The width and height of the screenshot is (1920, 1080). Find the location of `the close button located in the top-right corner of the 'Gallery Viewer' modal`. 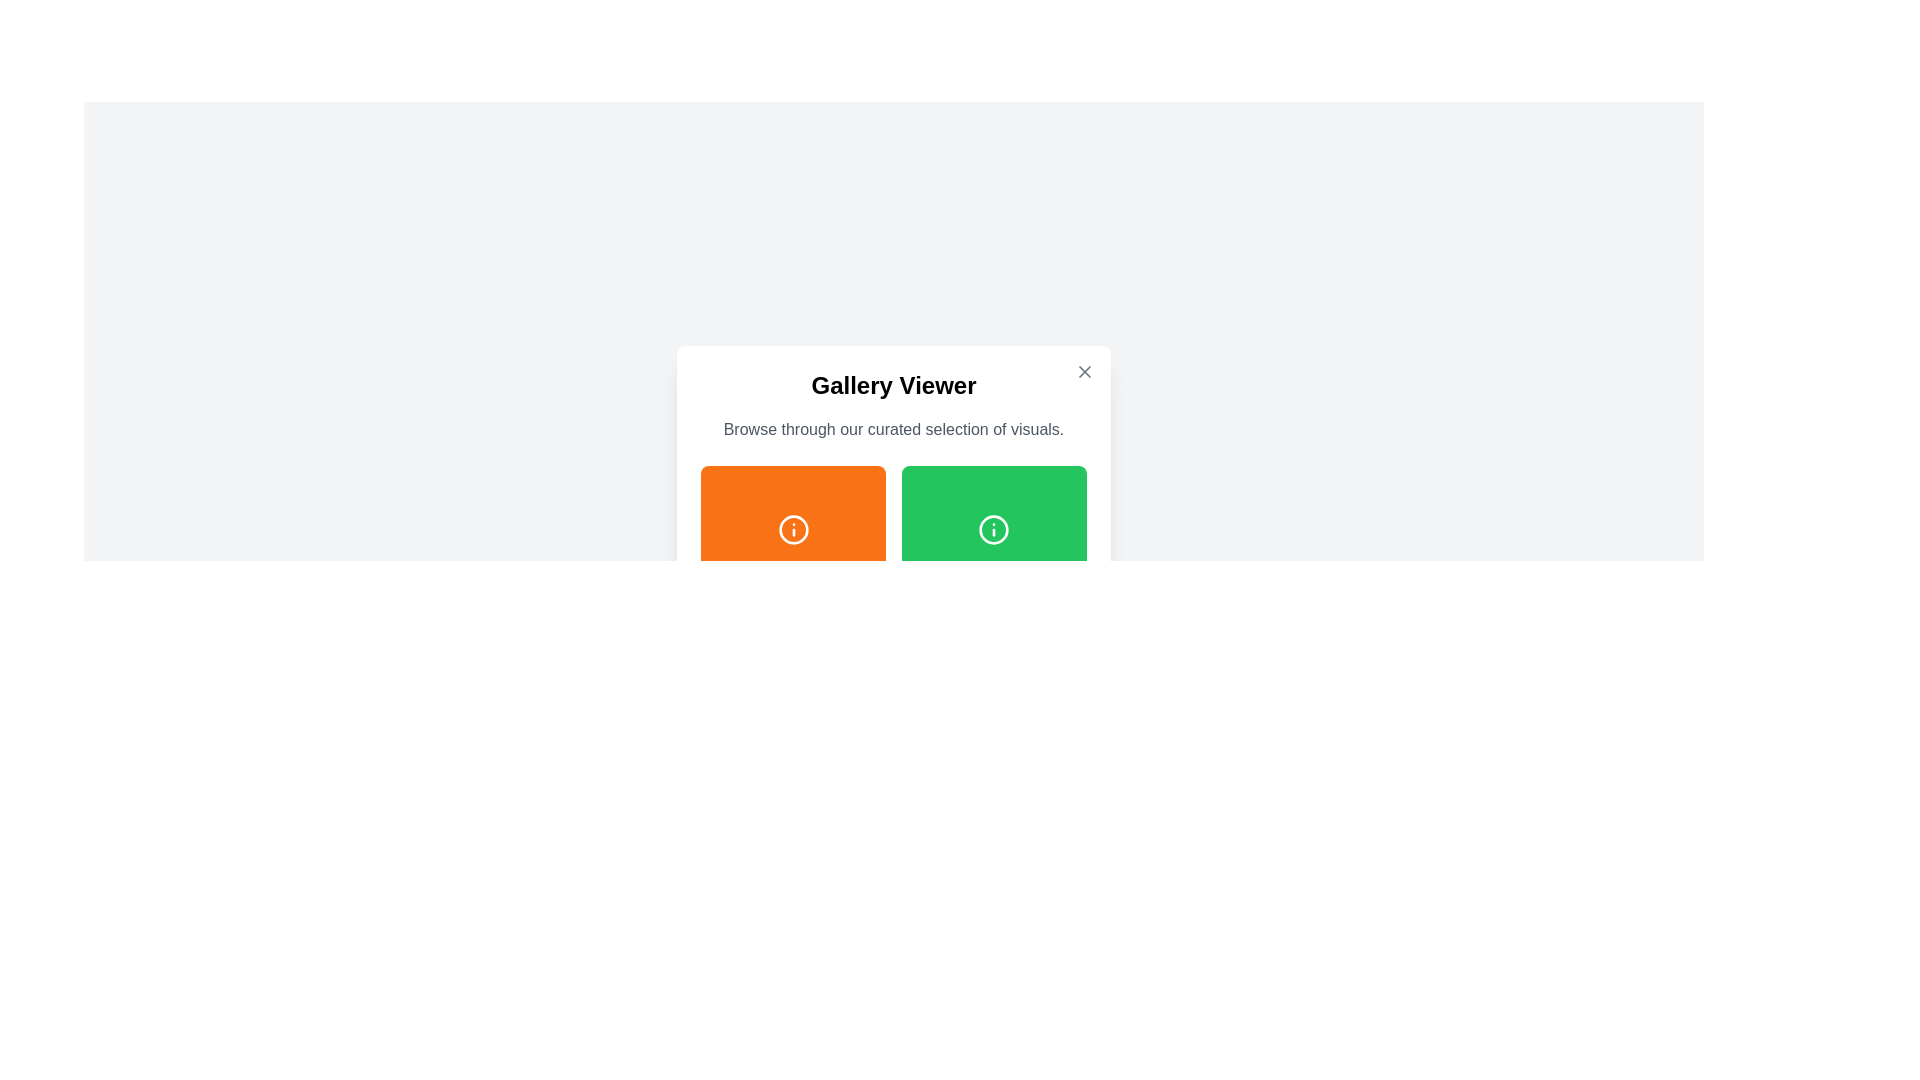

the close button located in the top-right corner of the 'Gallery Viewer' modal is located at coordinates (1083, 371).